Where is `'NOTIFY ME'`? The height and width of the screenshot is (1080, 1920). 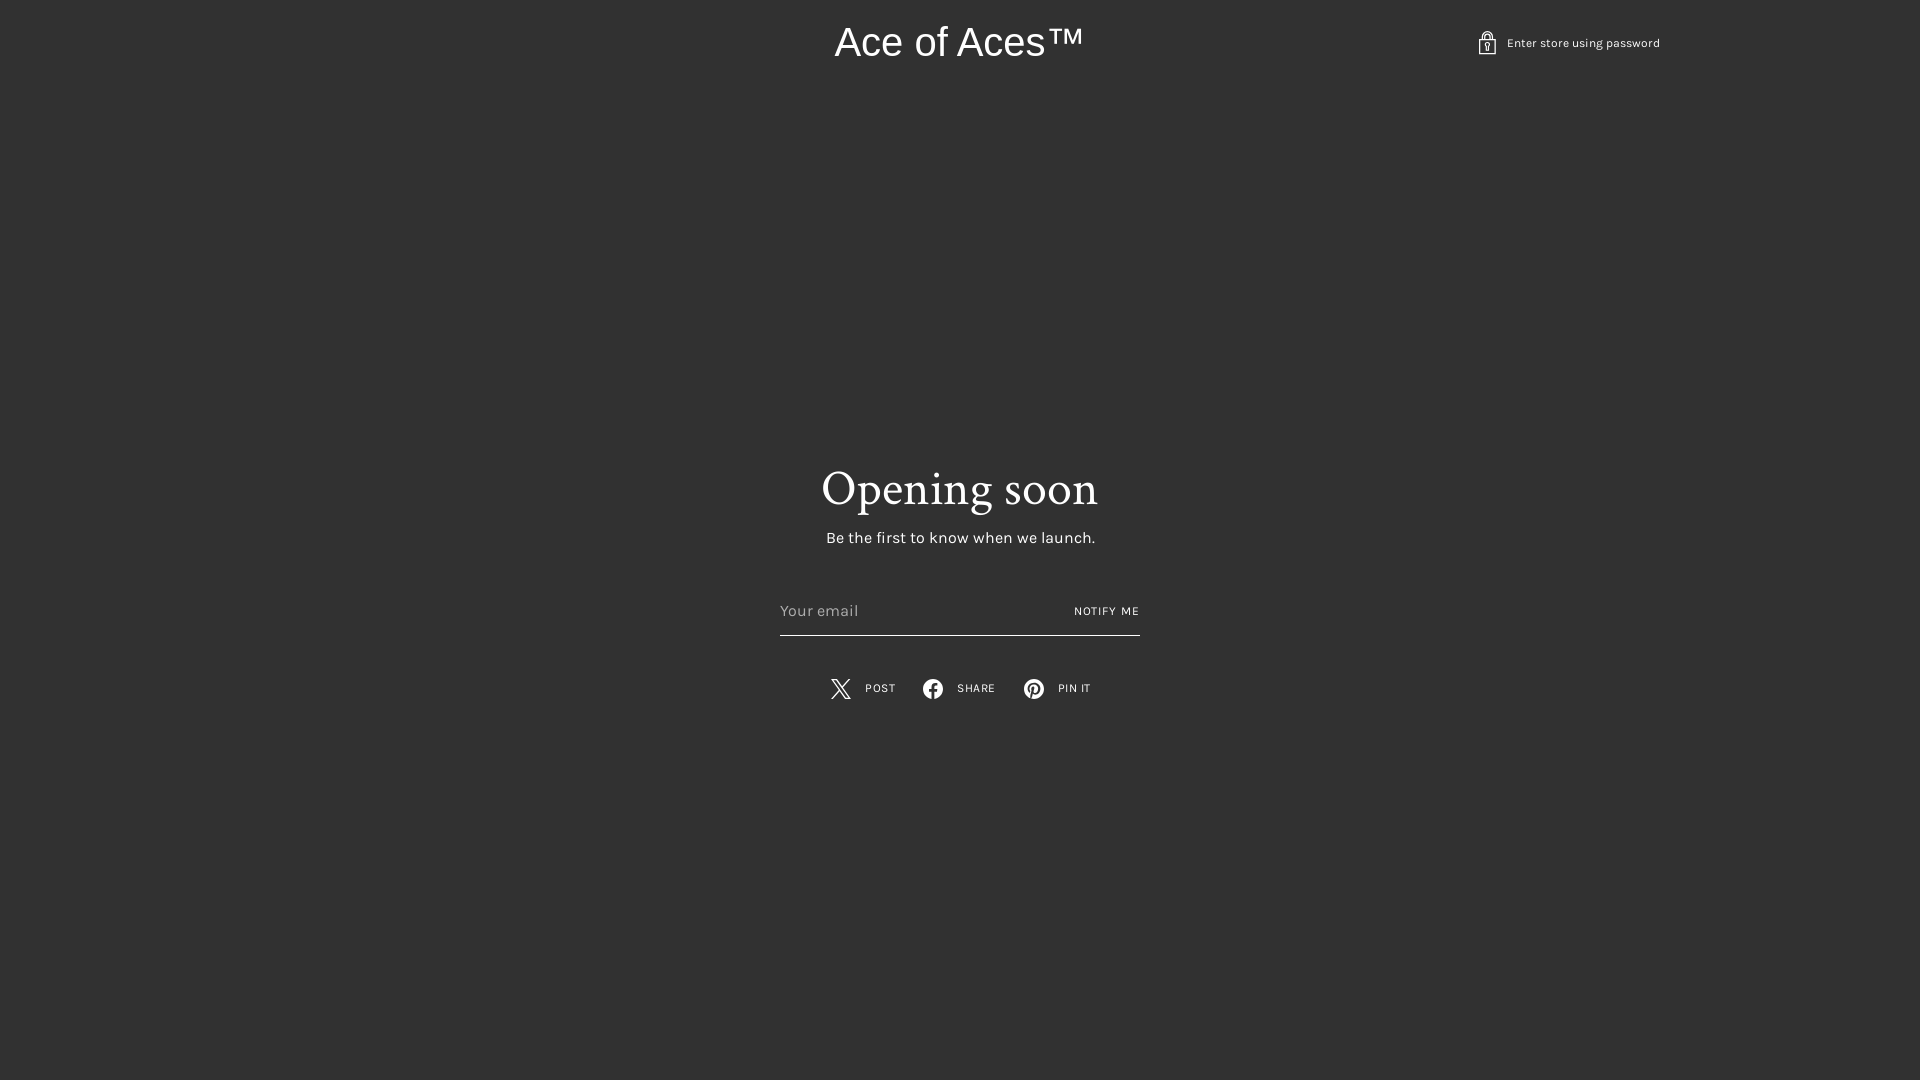
'NOTIFY ME' is located at coordinates (1073, 609).